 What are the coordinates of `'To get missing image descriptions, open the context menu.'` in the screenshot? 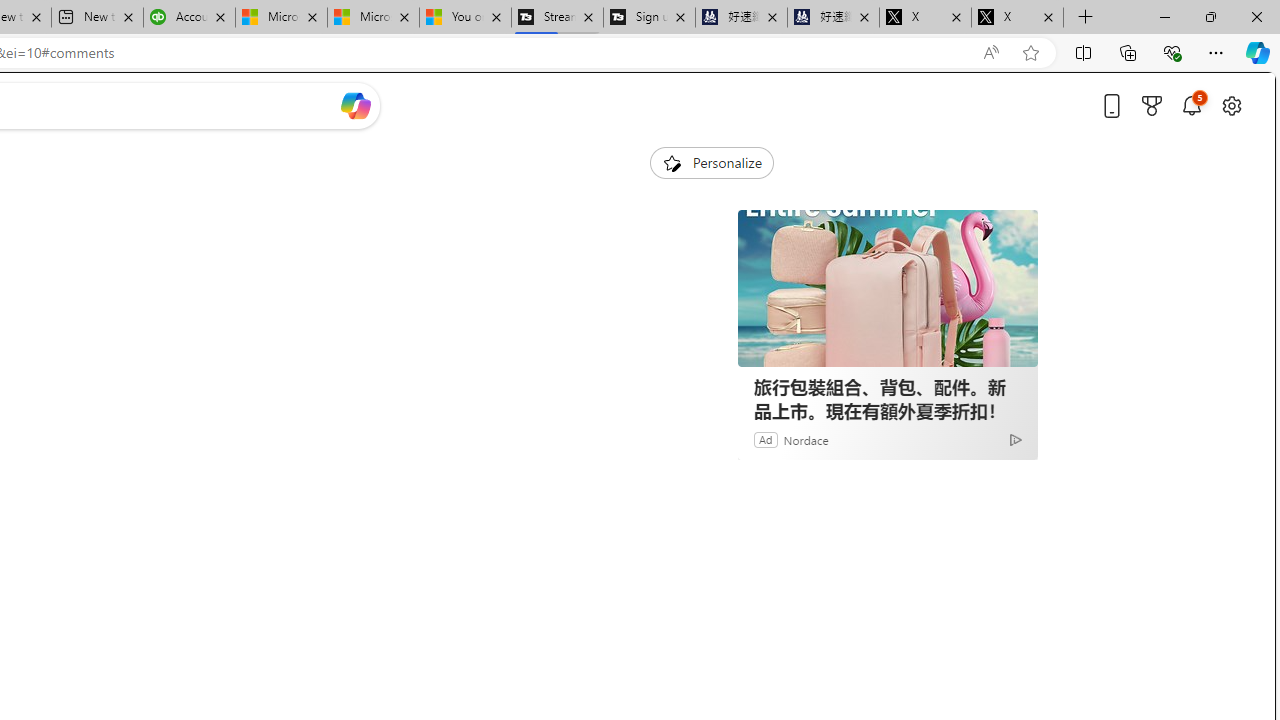 It's located at (671, 161).